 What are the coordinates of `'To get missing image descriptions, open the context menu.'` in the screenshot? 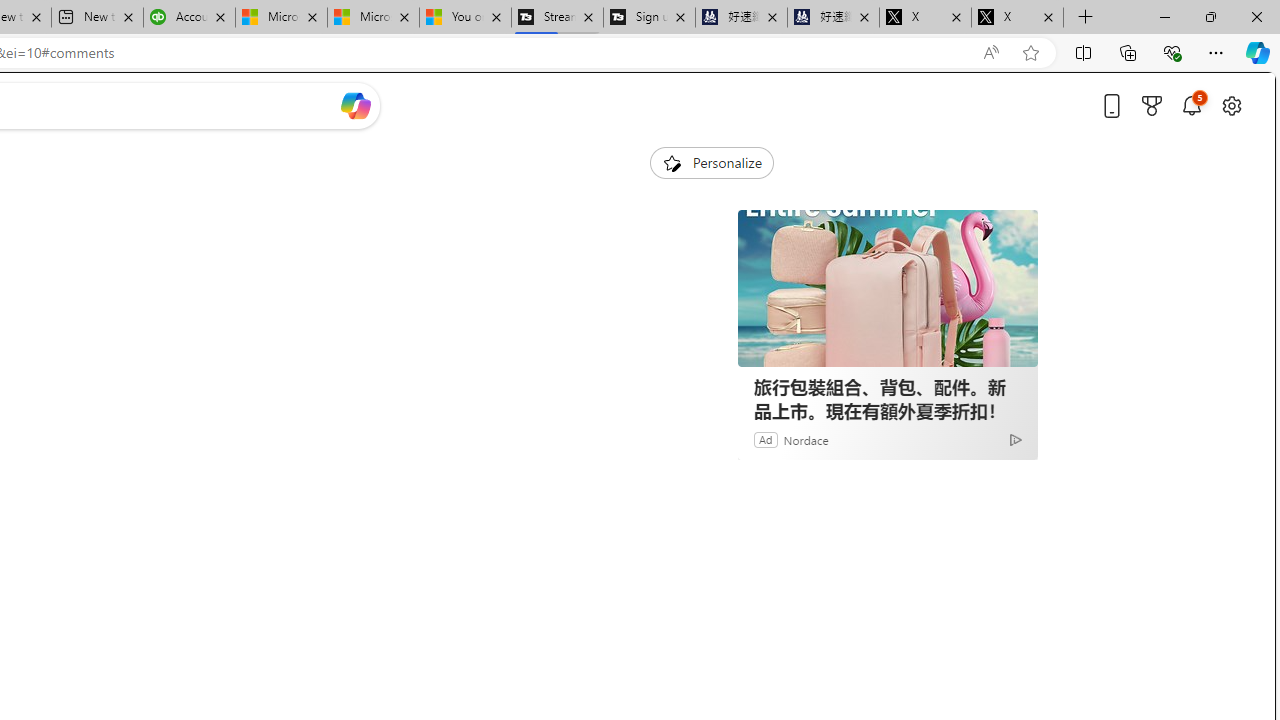 It's located at (671, 161).